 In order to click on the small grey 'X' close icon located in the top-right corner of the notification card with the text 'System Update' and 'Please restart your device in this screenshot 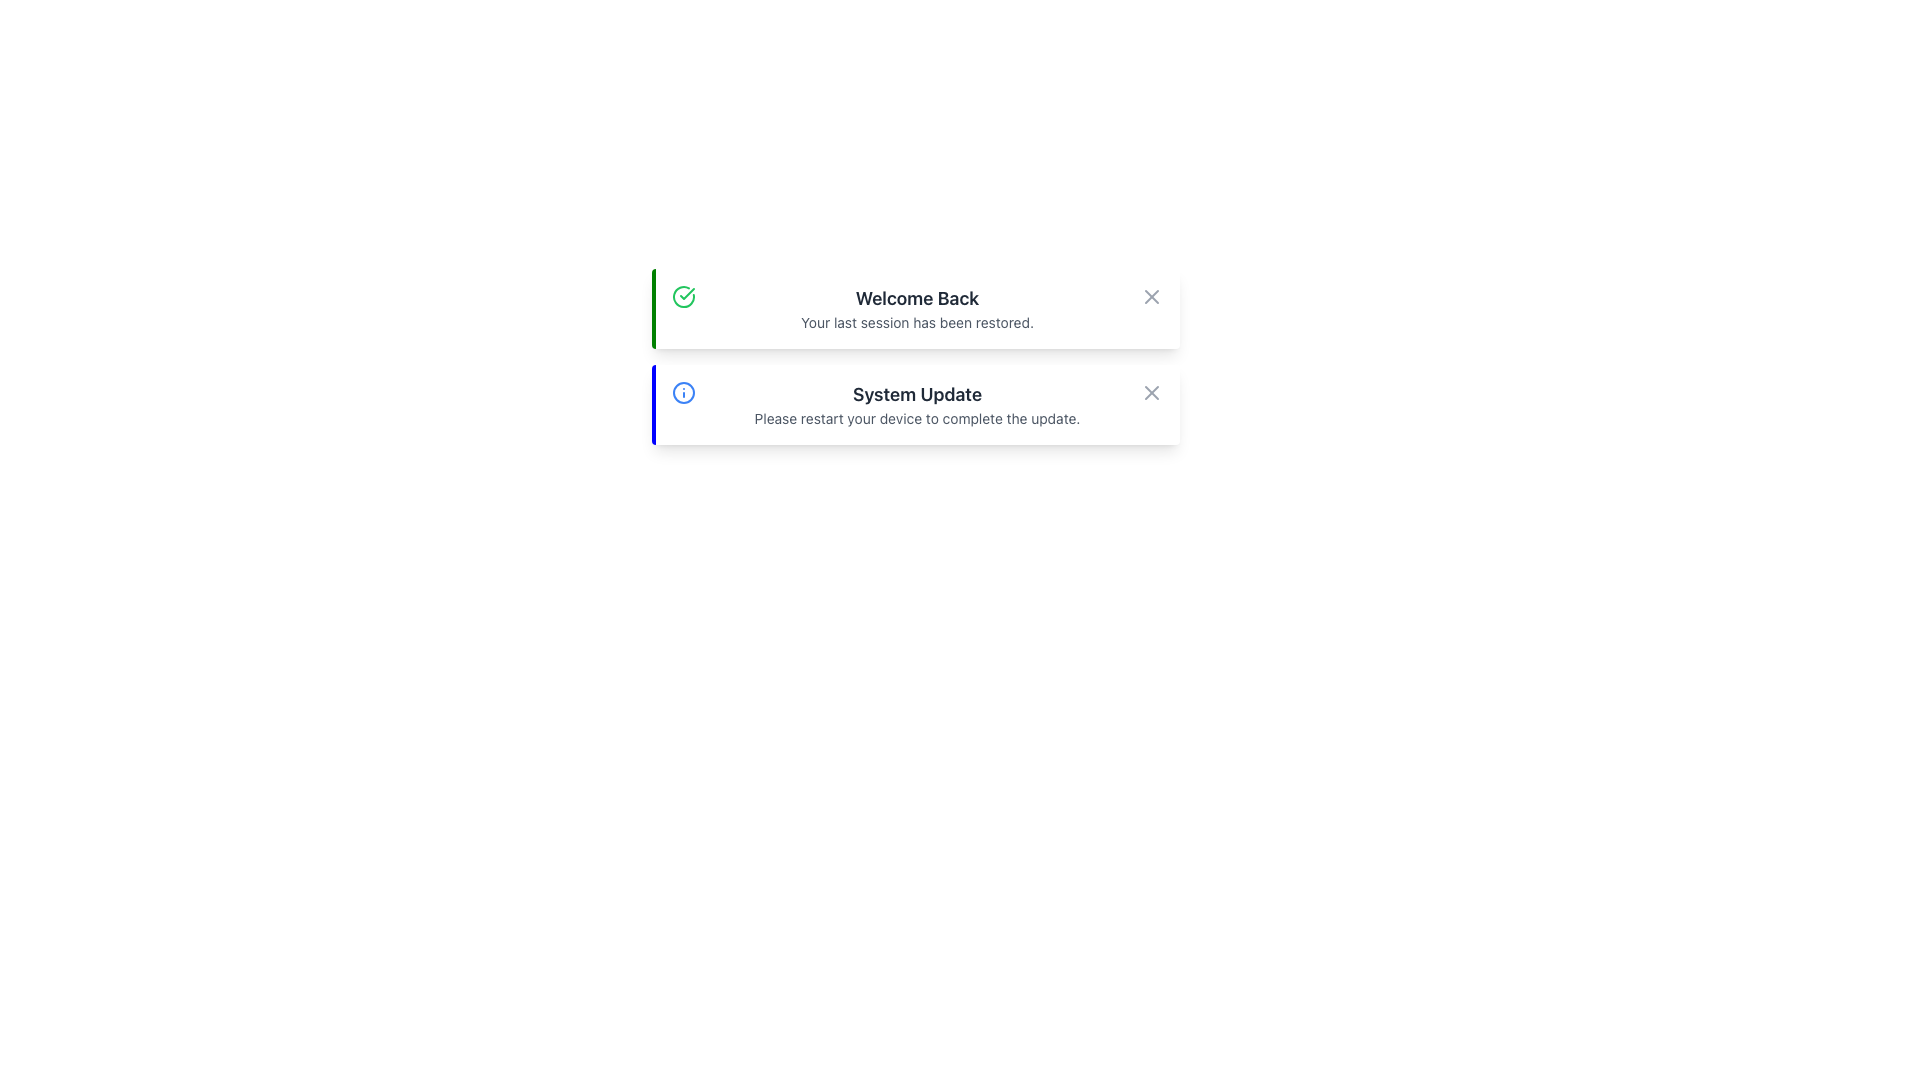, I will do `click(1151, 393)`.